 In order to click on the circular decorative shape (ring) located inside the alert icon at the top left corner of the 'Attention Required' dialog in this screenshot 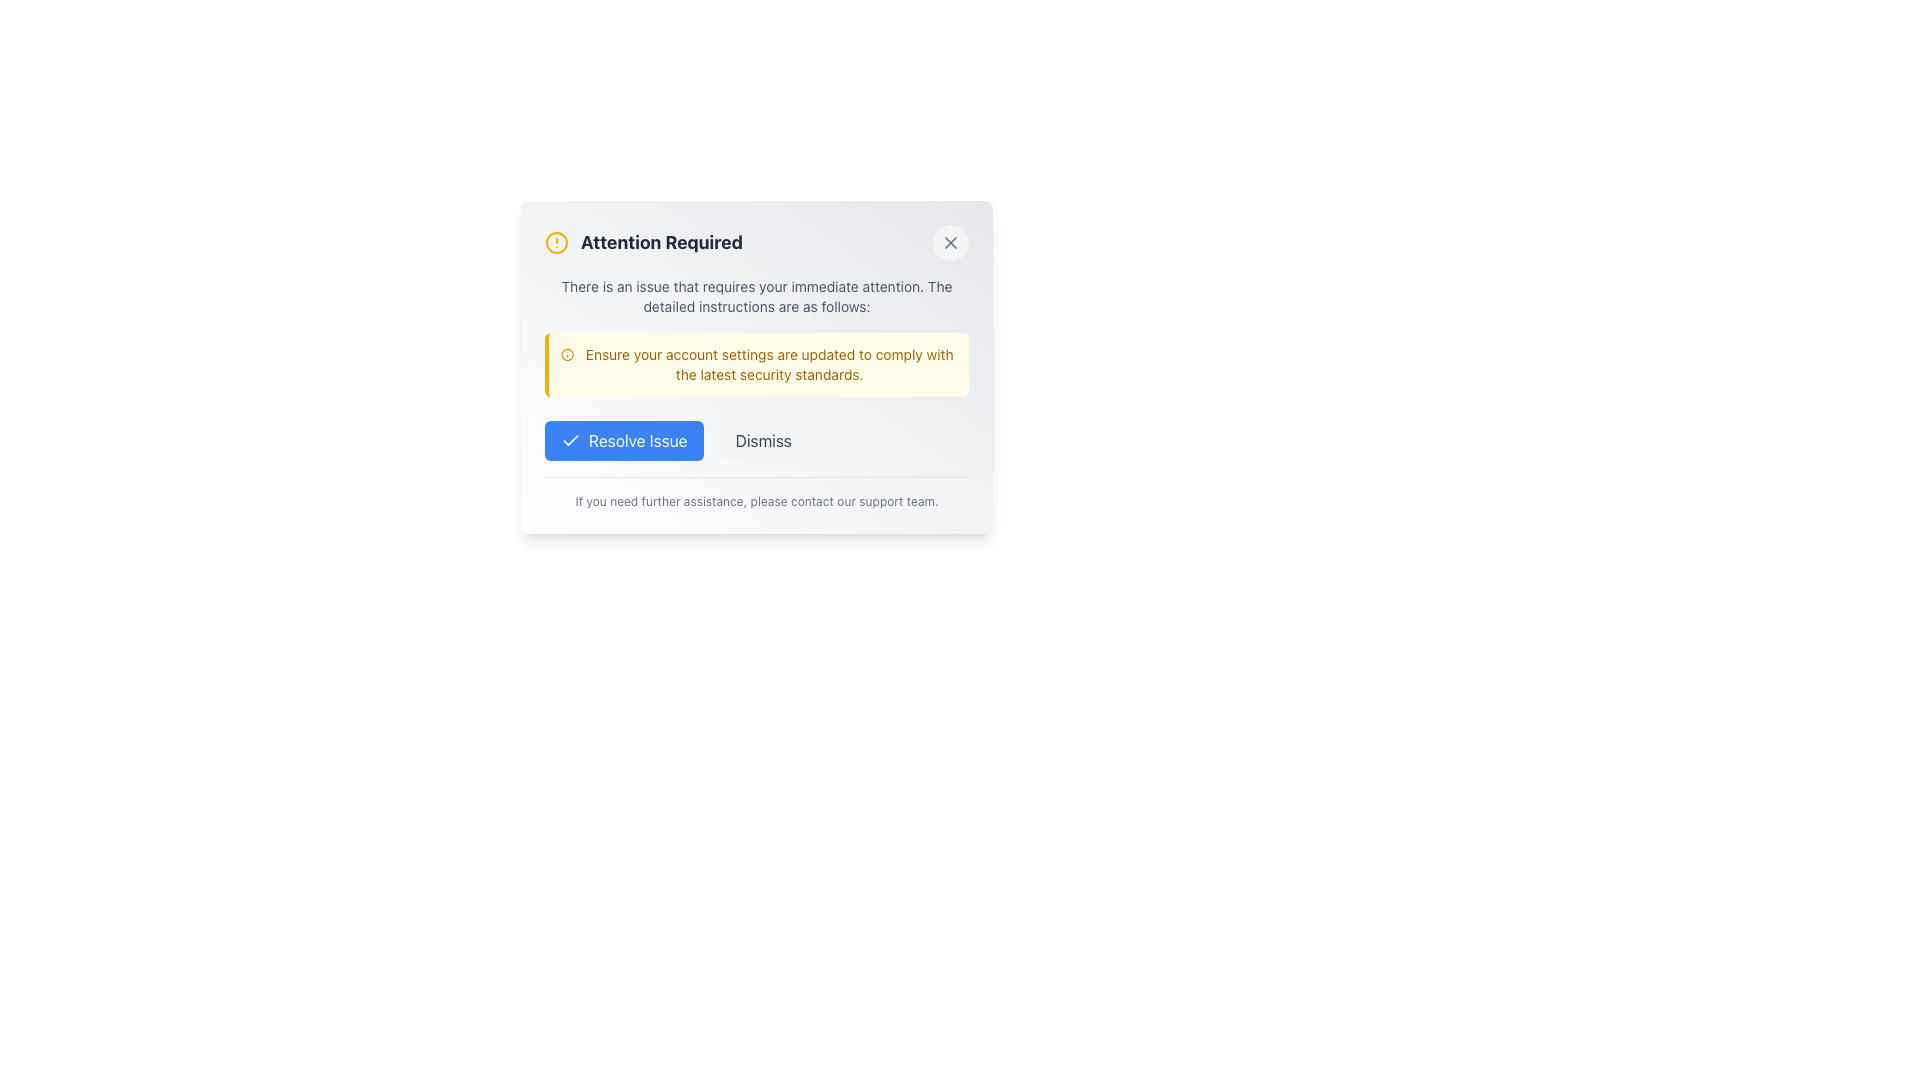, I will do `click(556, 242)`.